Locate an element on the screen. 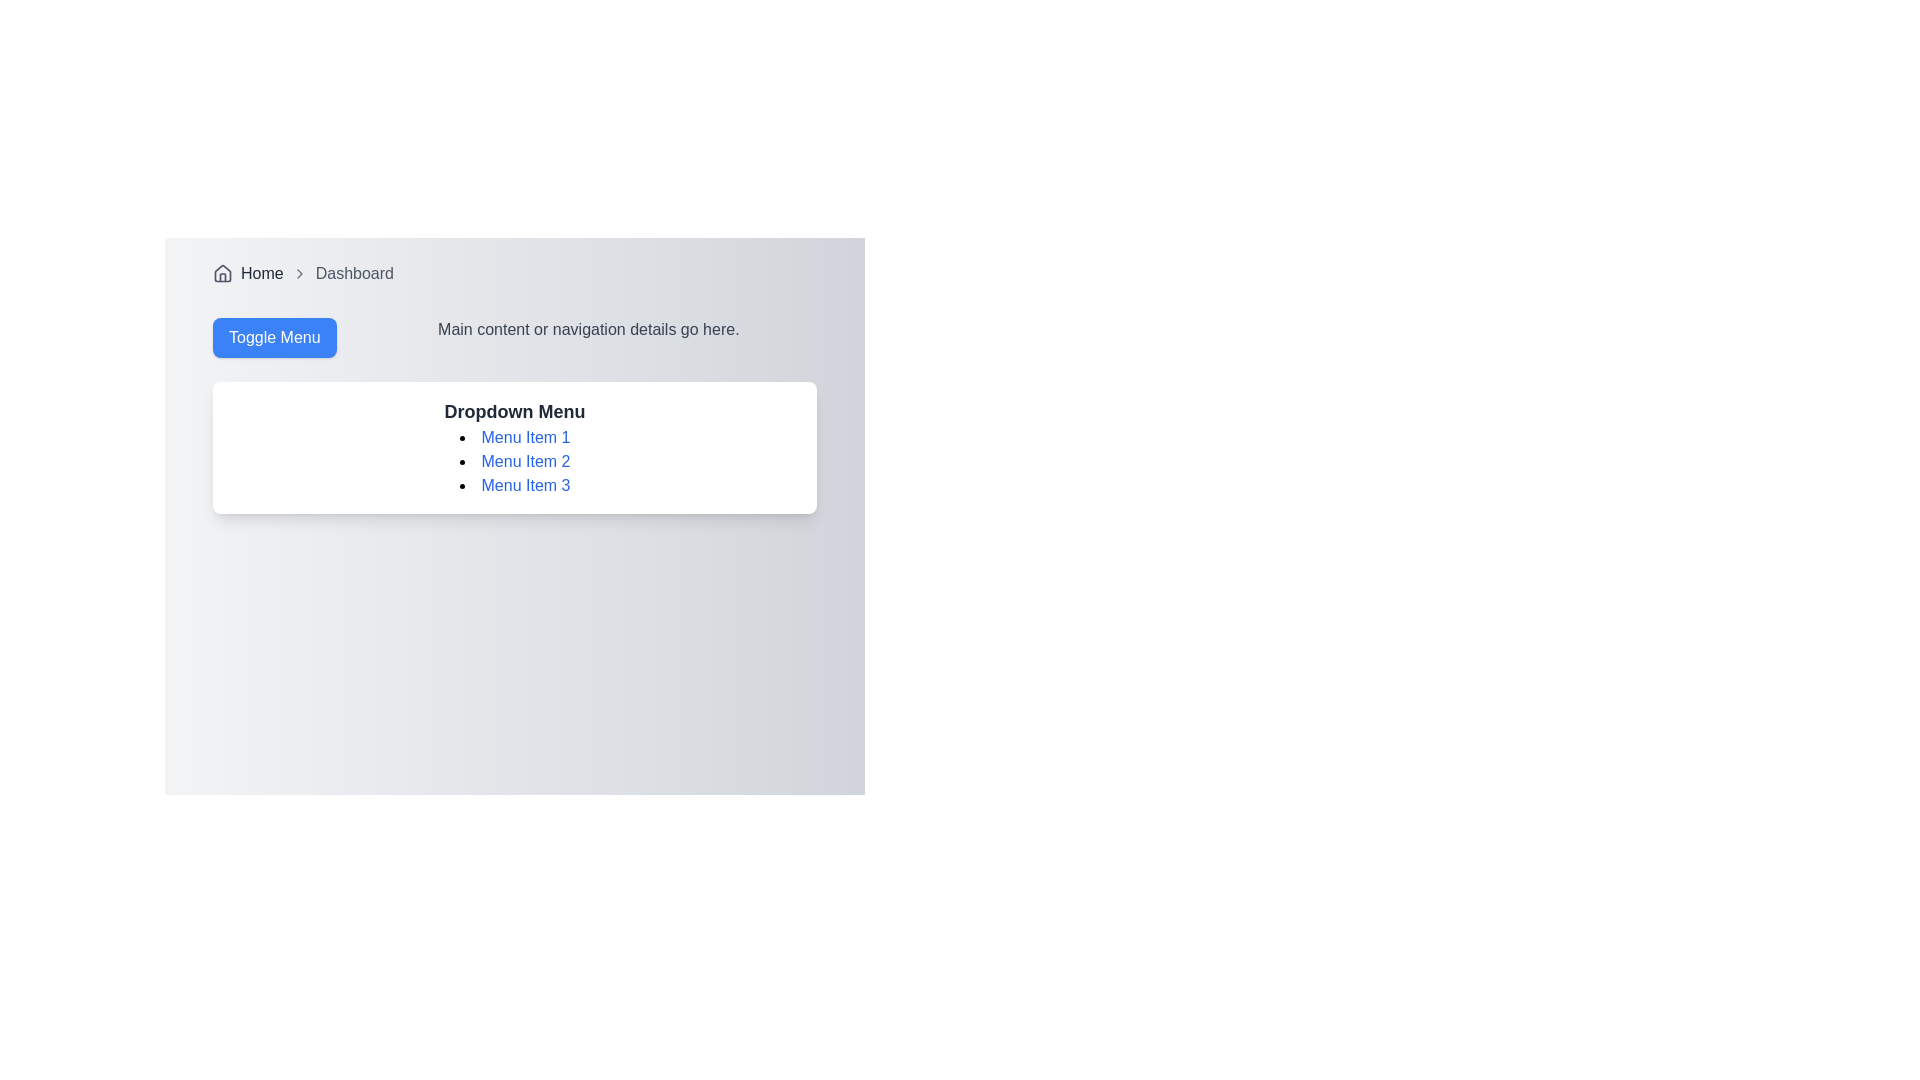  the hyperlink labeled 'Menu Item 3' in blue color located in the dropdown menu is located at coordinates (514, 486).